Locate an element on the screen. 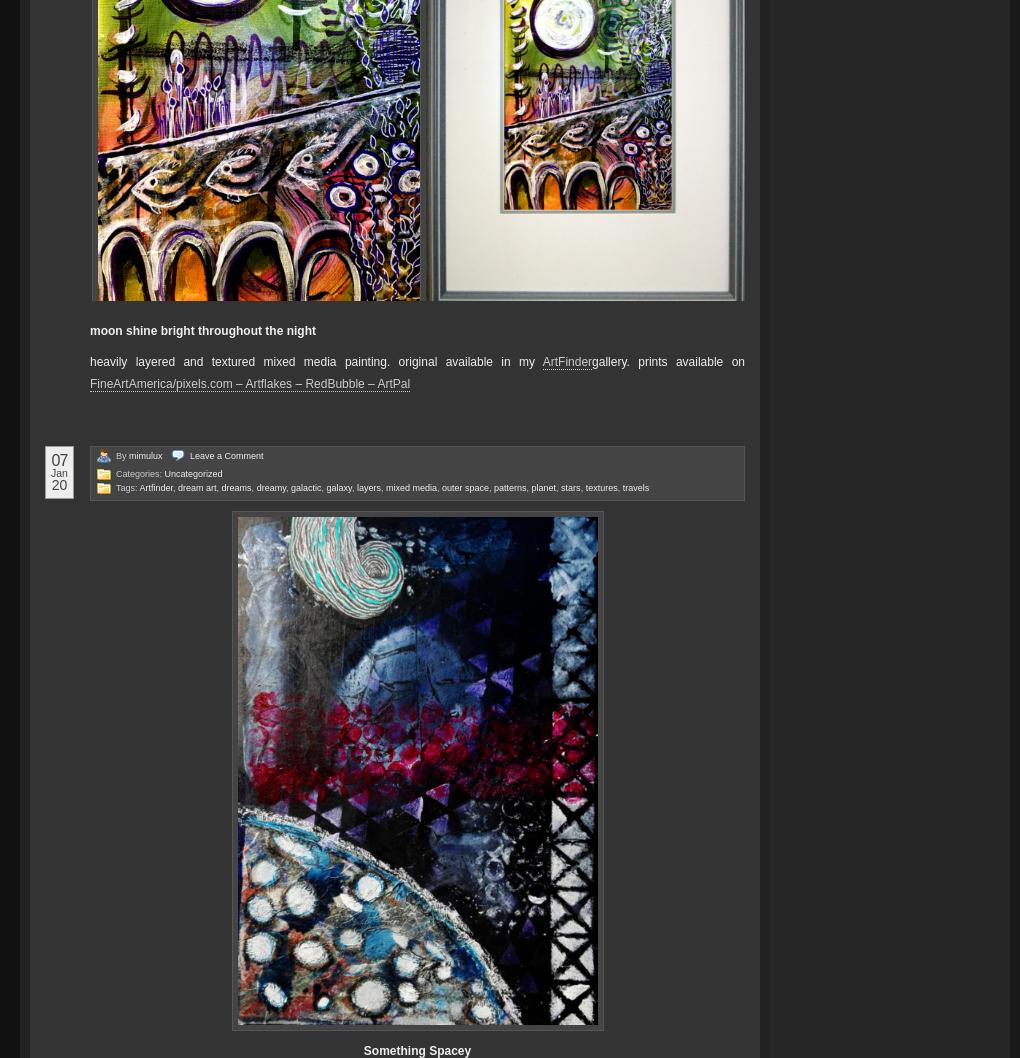  'patterns' is located at coordinates (510, 485).